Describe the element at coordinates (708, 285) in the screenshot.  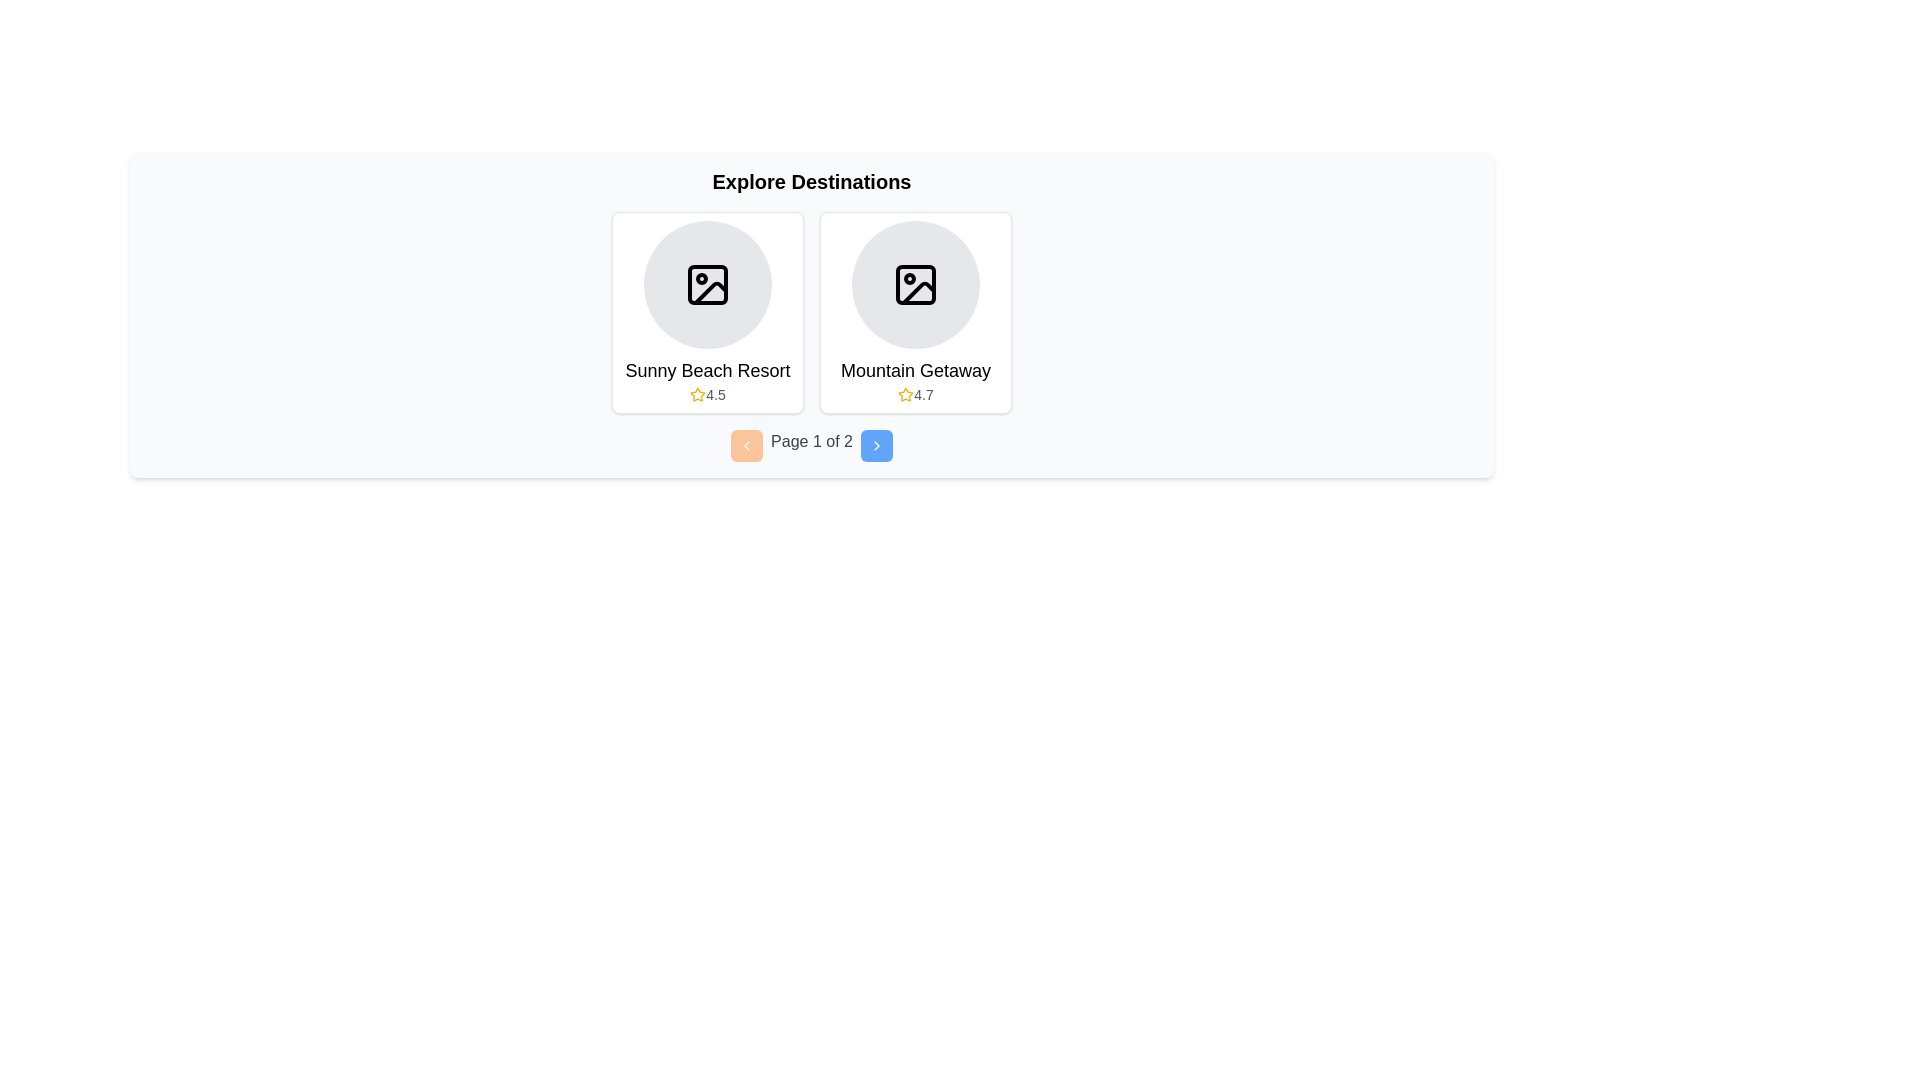
I see `the circular image placeholder with a light gray background and a black outlined 'image' icon, located at the top of the 'Sunny Beach Resort' card in the 'Explore Destinations' grid` at that location.